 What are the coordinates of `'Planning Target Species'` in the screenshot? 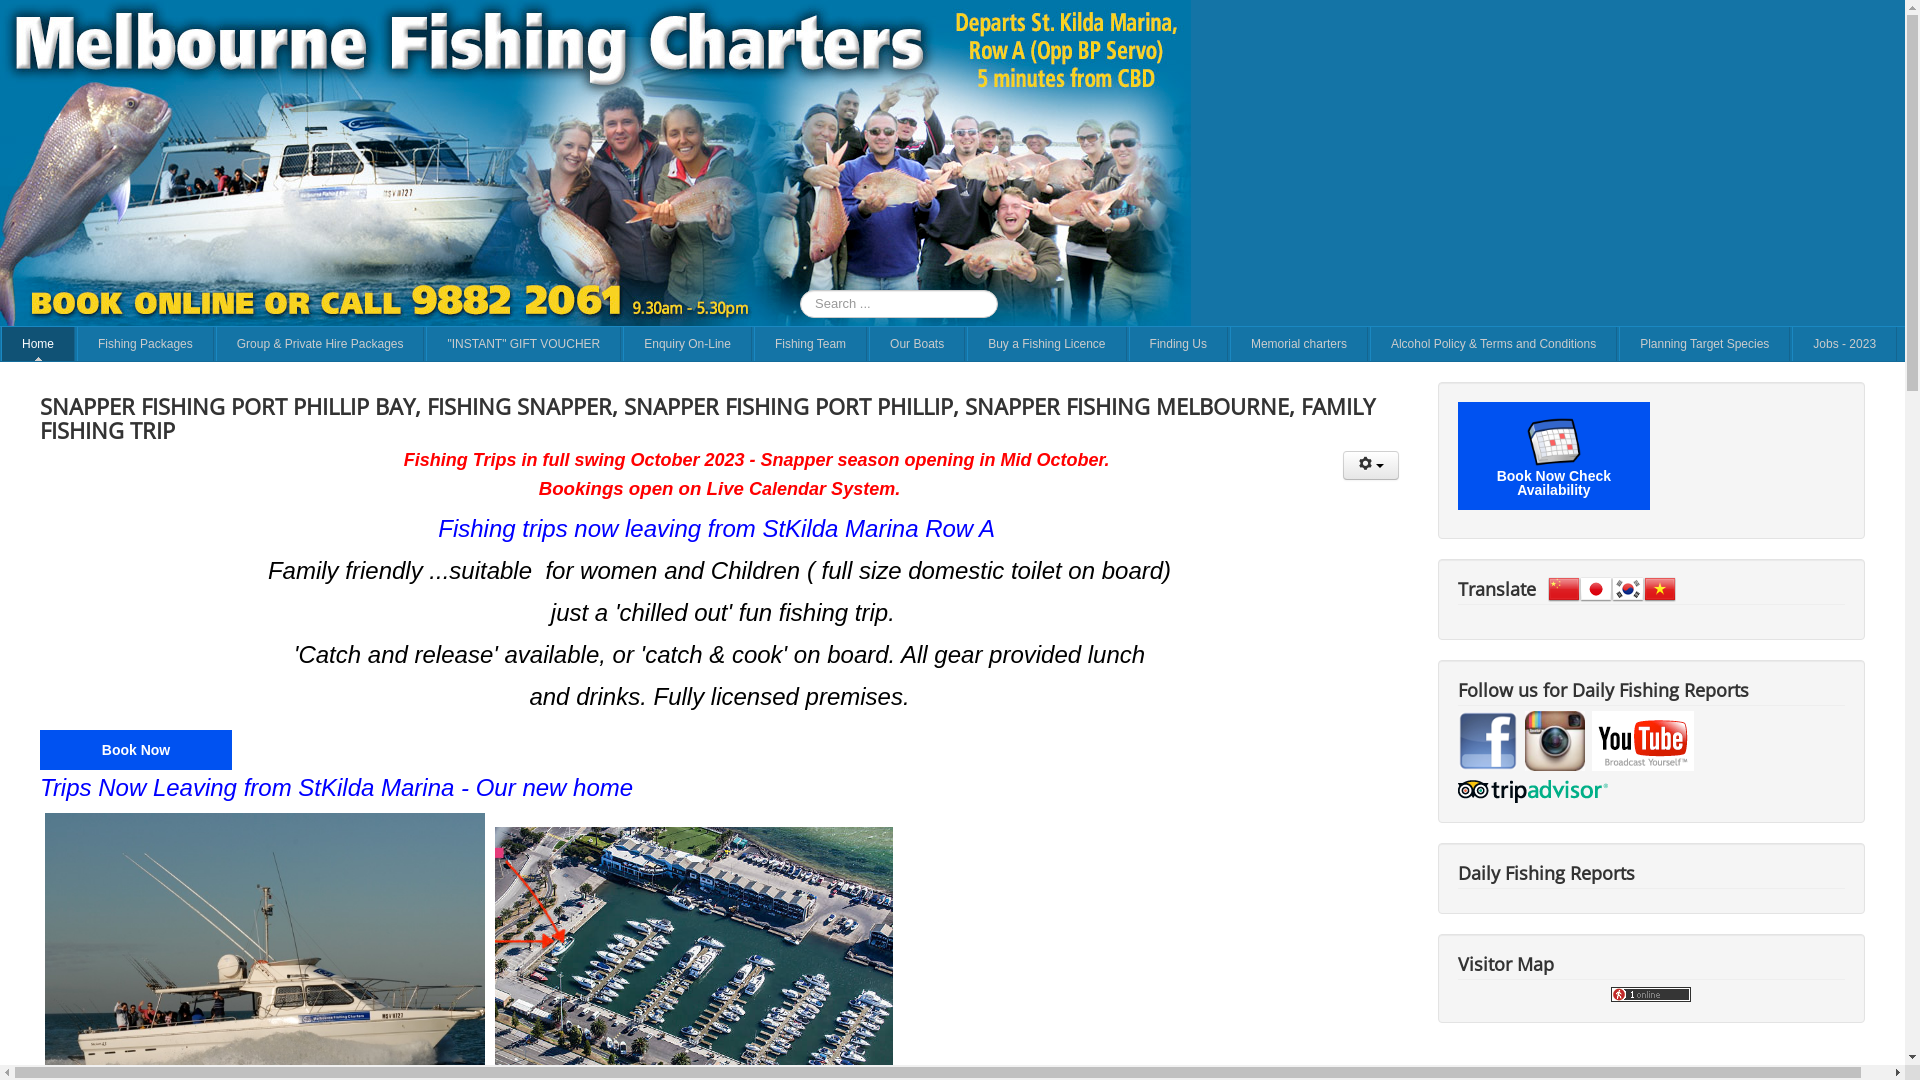 It's located at (1703, 342).